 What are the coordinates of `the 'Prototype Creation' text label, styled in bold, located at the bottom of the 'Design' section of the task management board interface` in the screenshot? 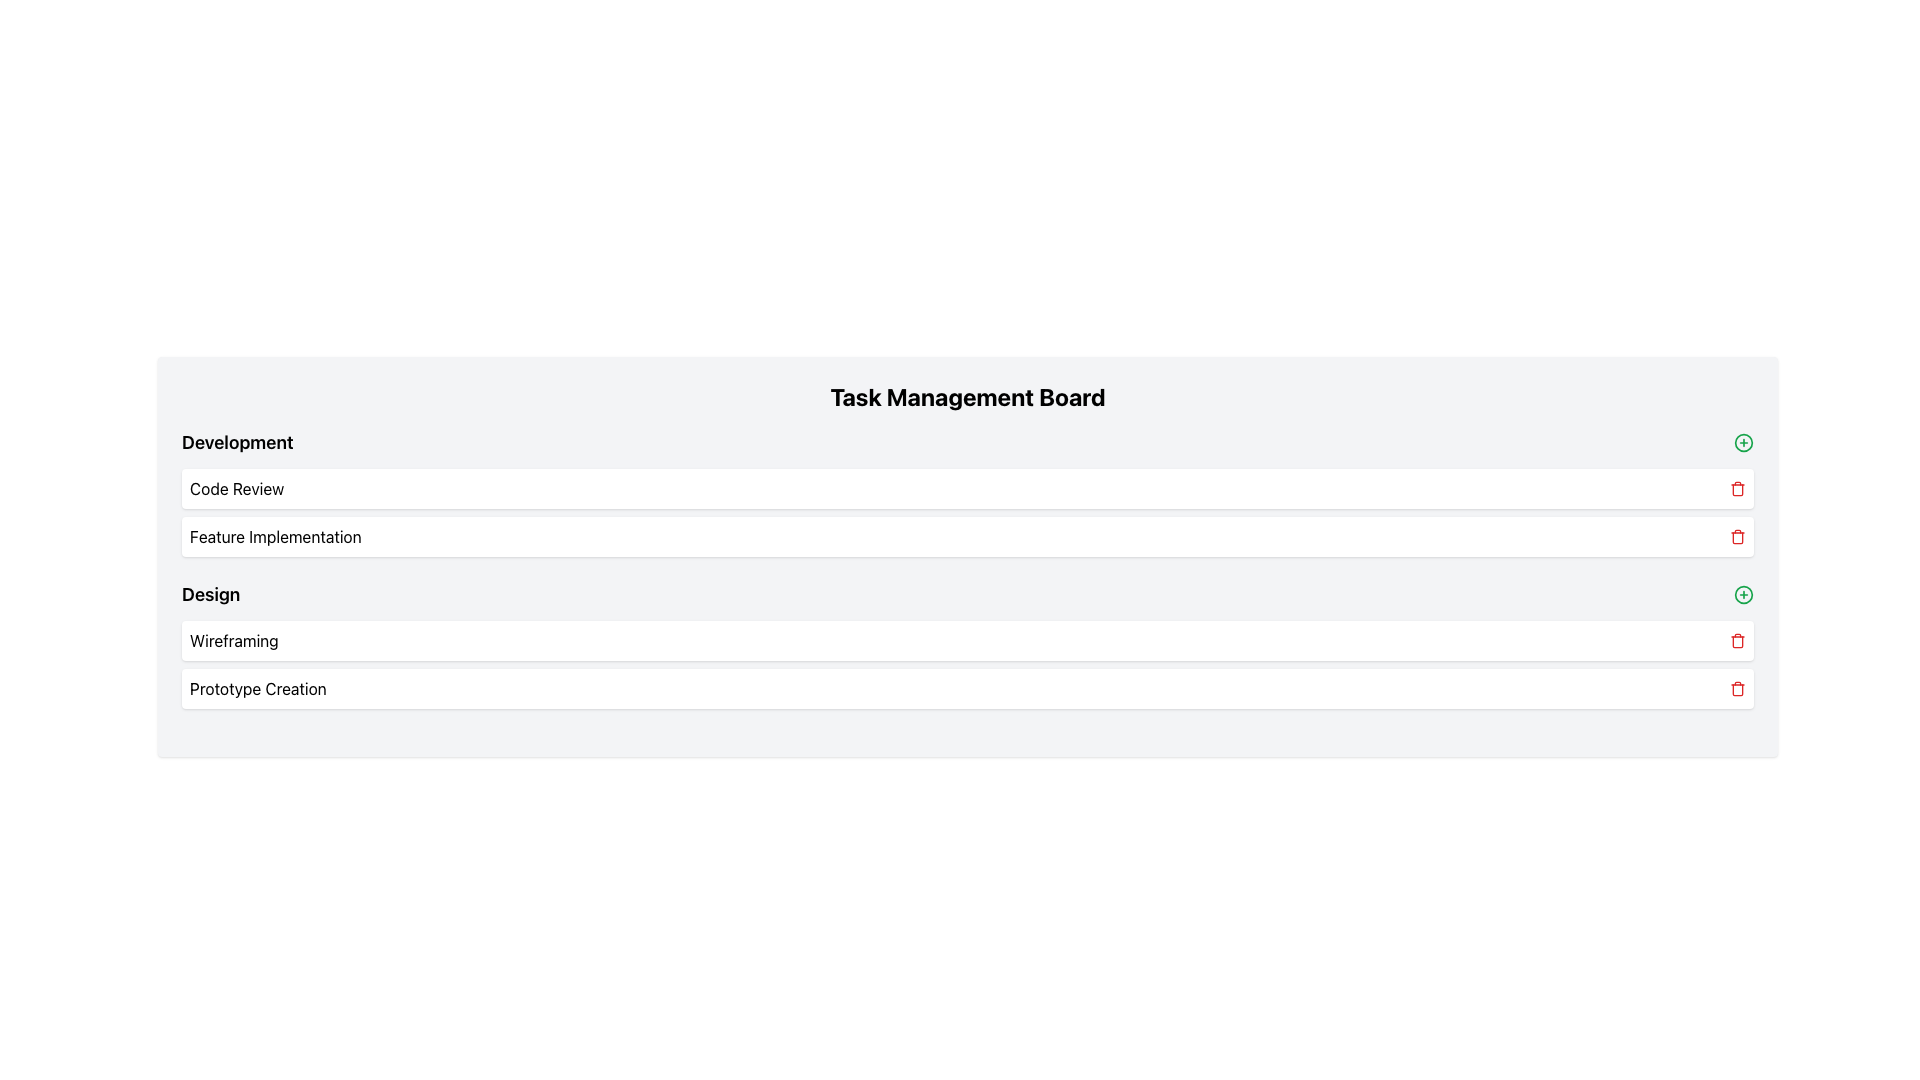 It's located at (257, 688).